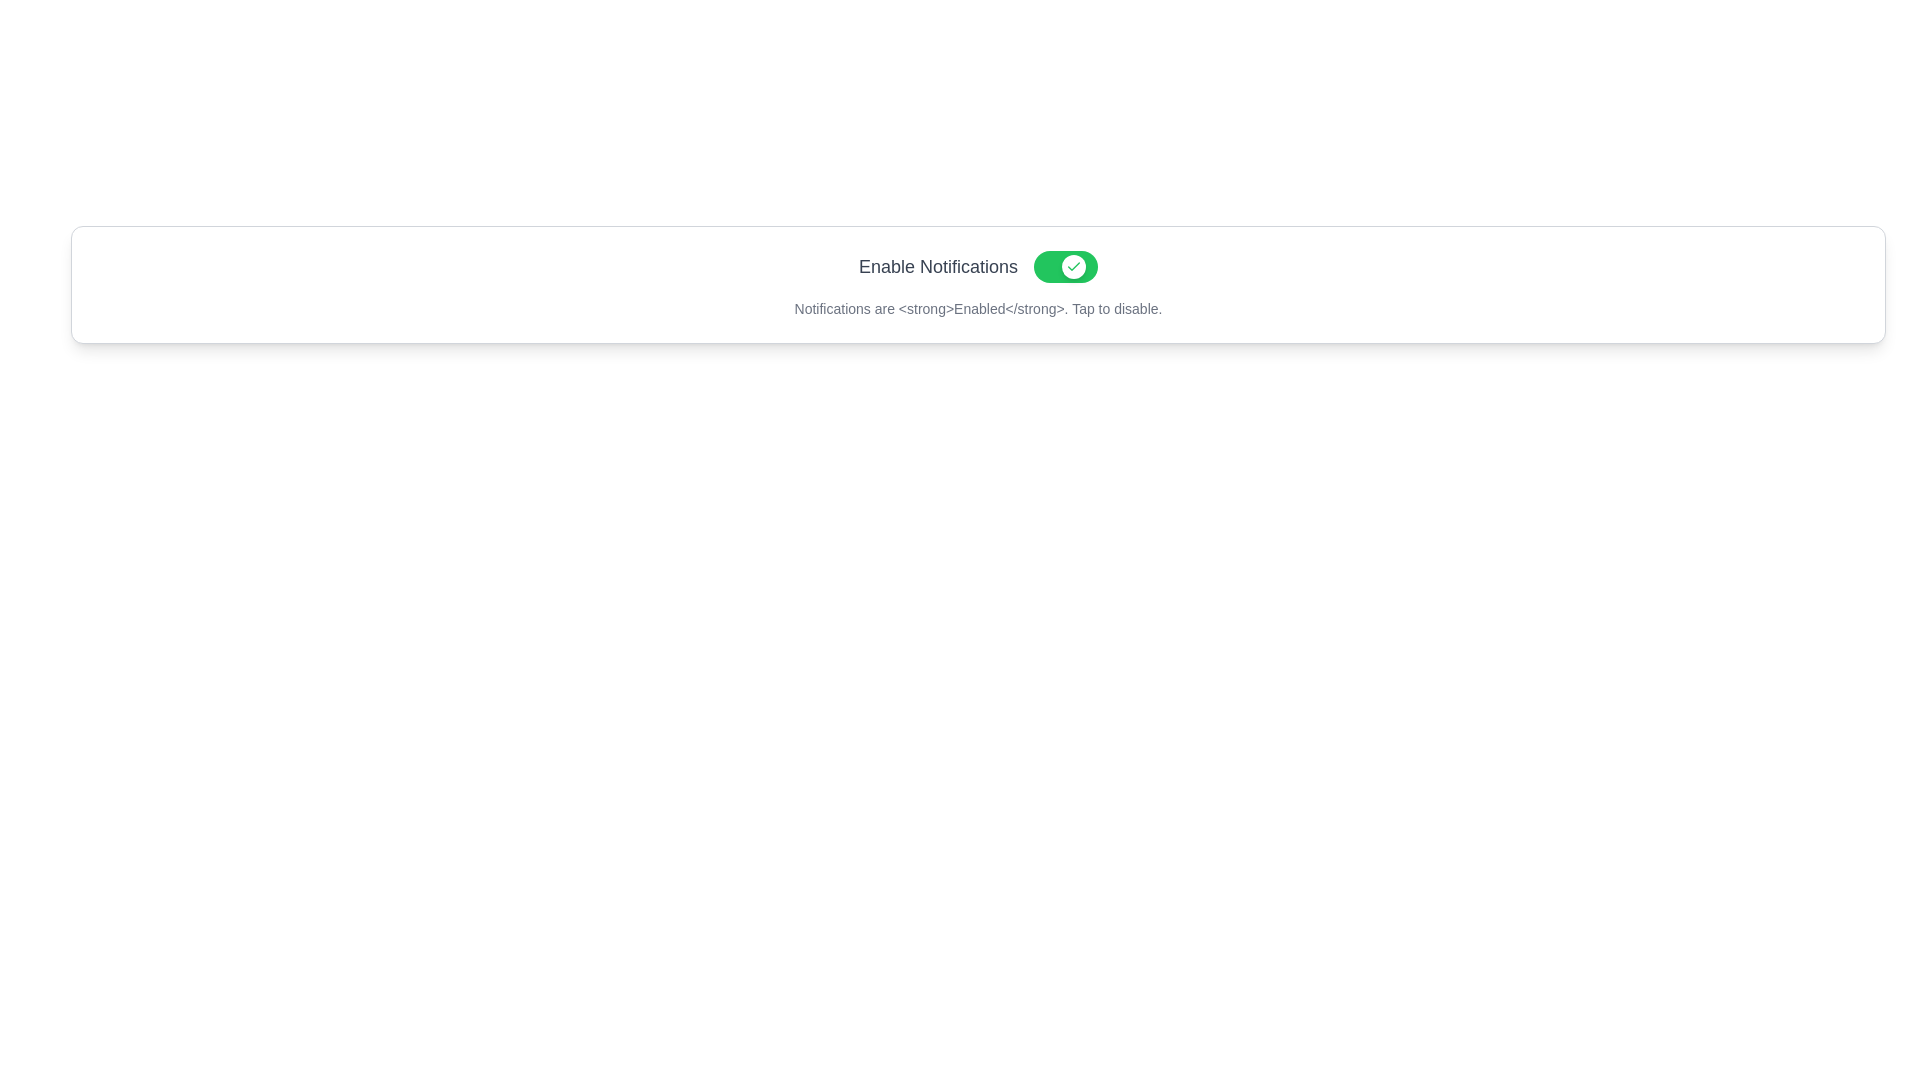  I want to click on the toggle handle located at the far right of the toggle switch for 'Enable Notifications', so click(1073, 265).